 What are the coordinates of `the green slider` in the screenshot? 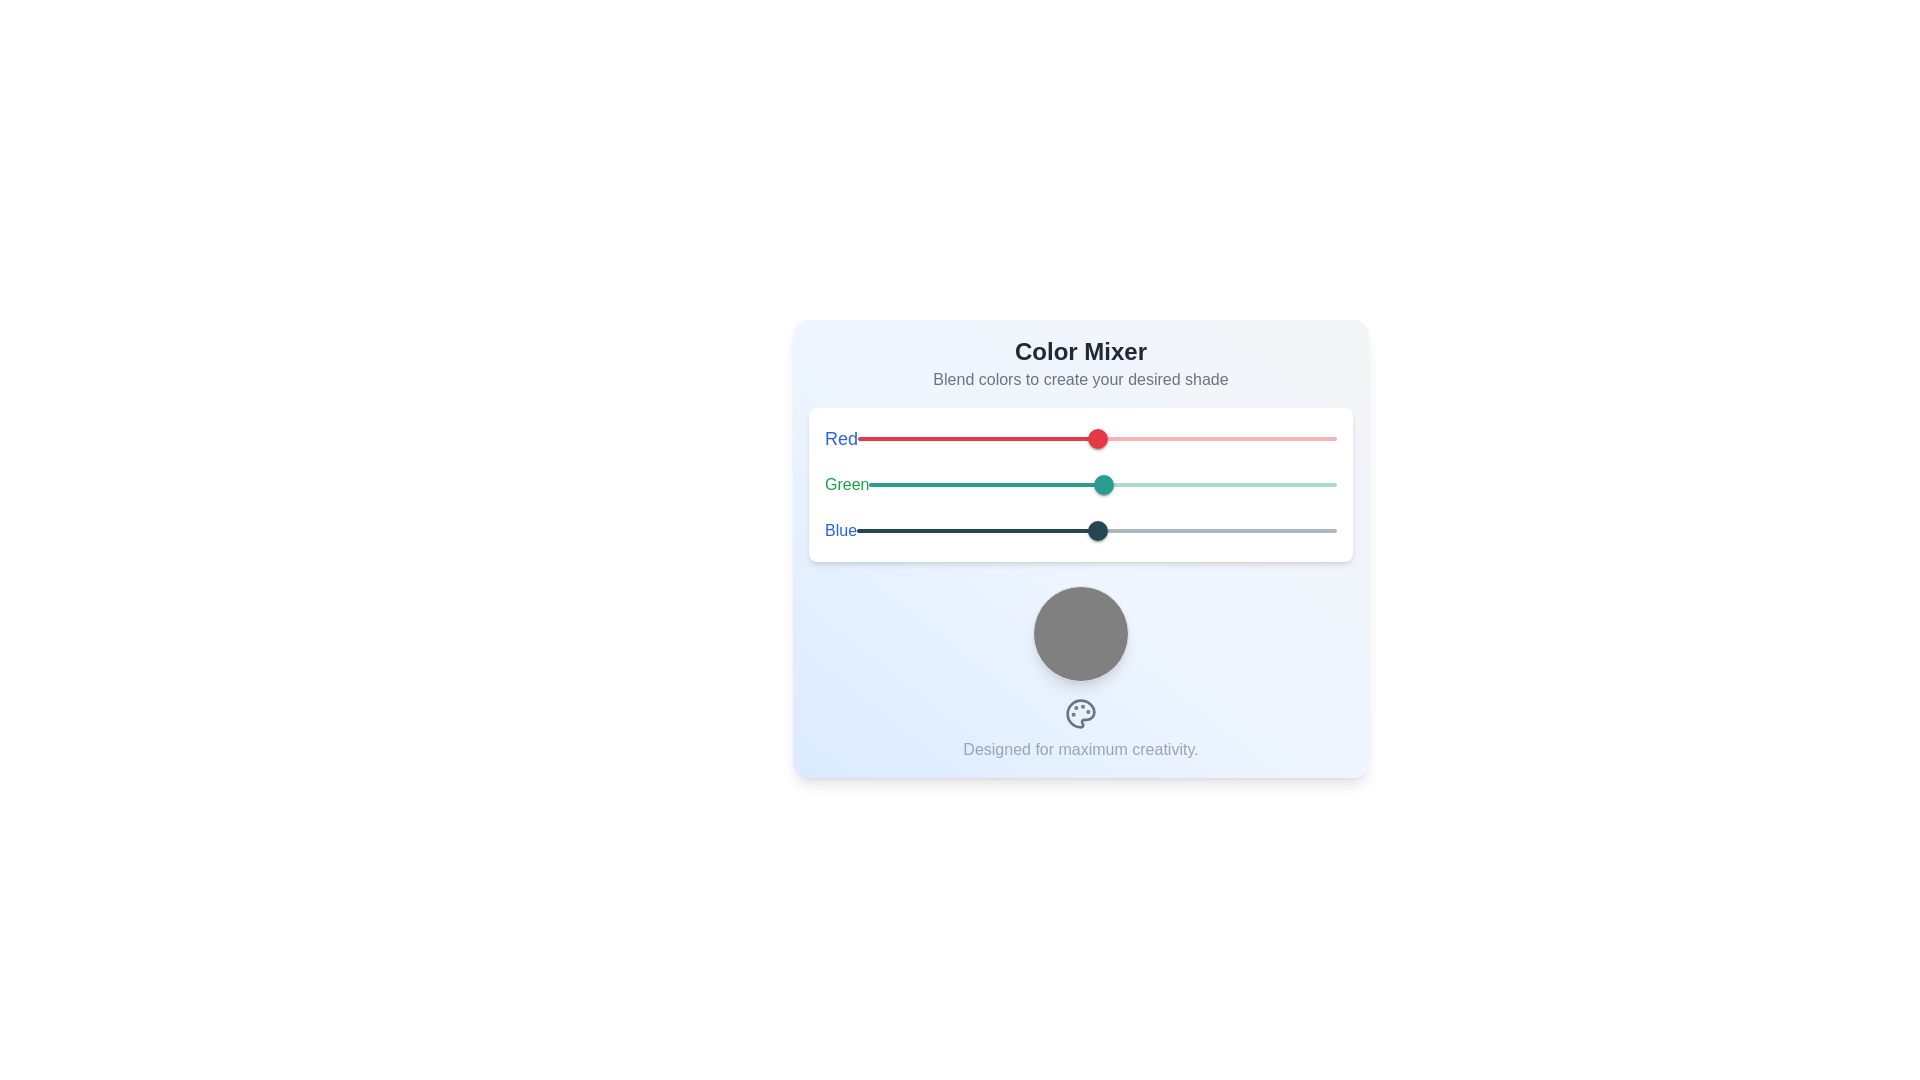 It's located at (925, 485).